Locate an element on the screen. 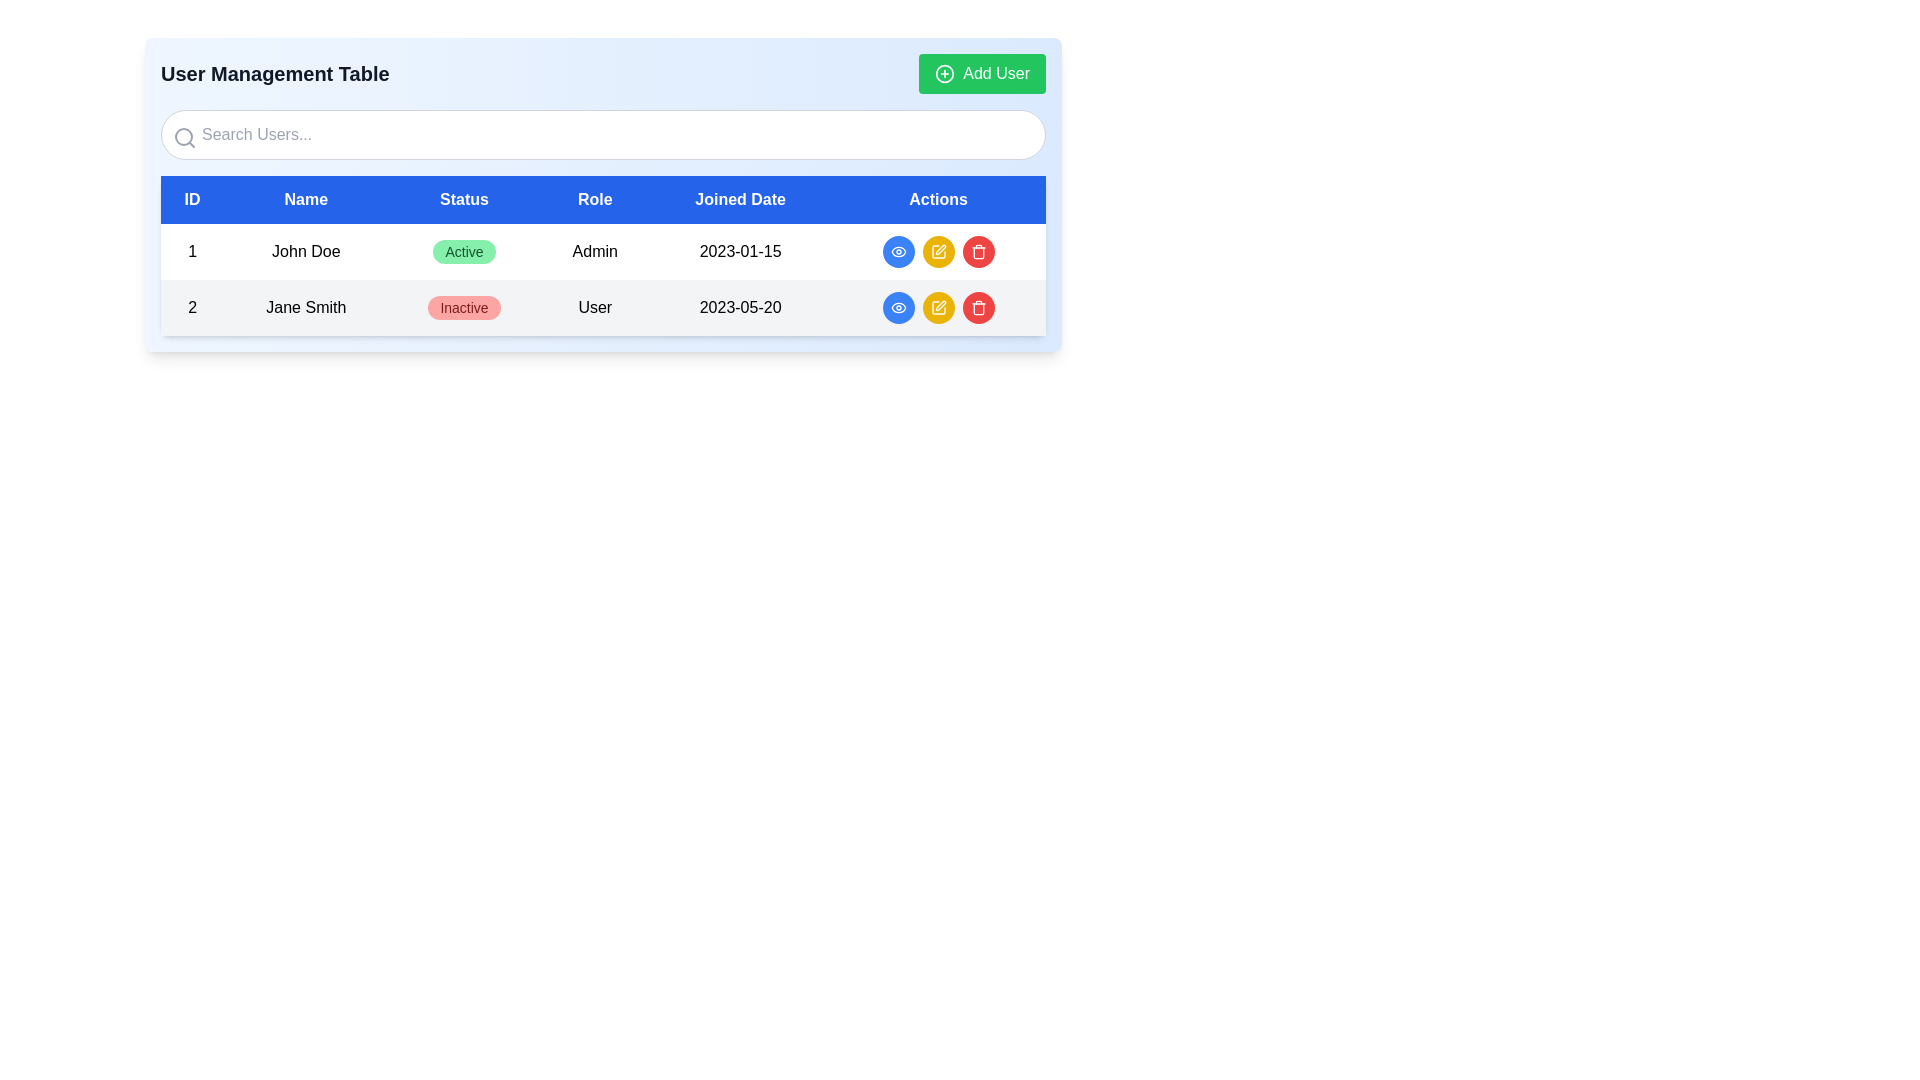 The image size is (1920, 1080). the preview button in the 'Actions' column for user 'Jane Smith' is located at coordinates (897, 308).